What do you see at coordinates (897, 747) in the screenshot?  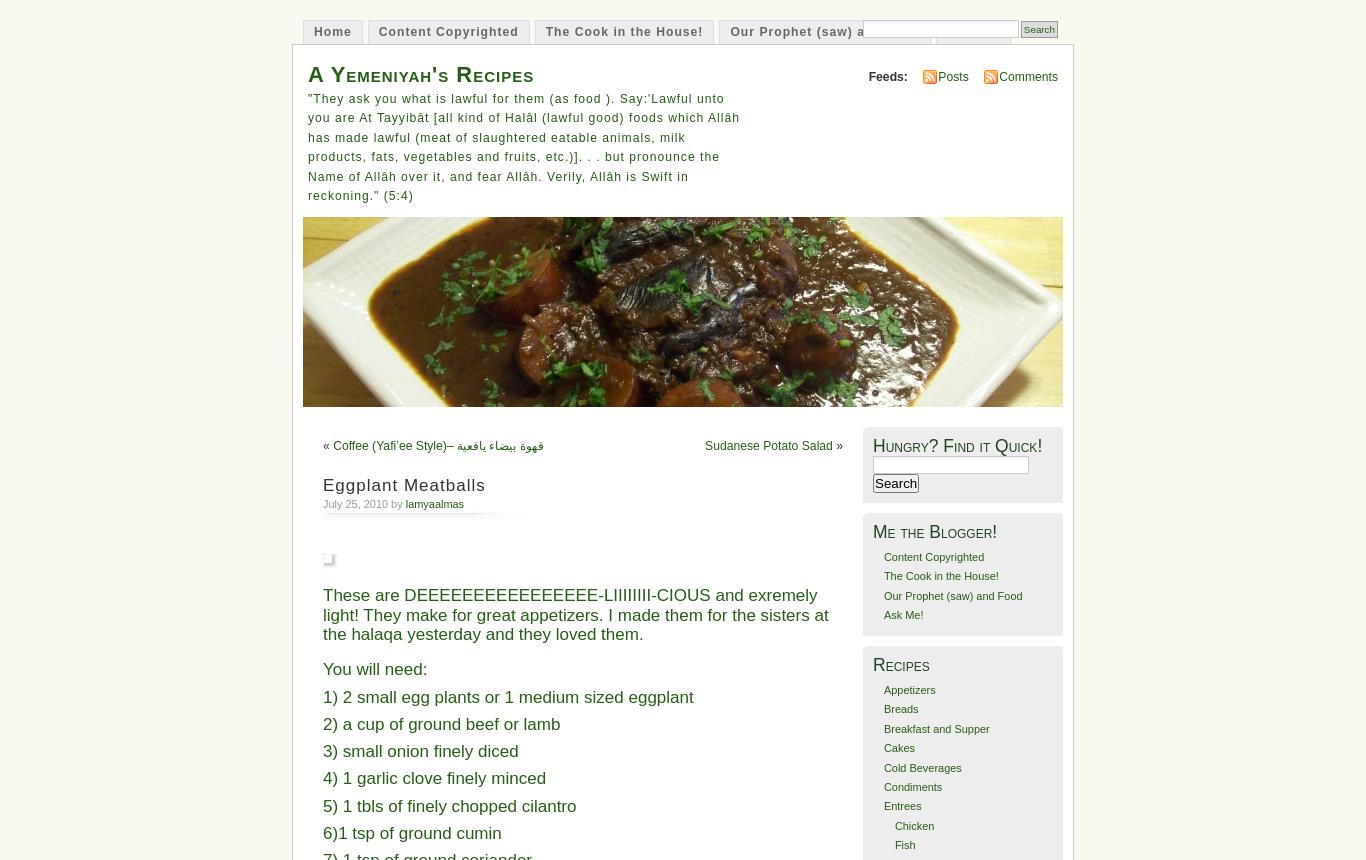 I see `'Cakes'` at bounding box center [897, 747].